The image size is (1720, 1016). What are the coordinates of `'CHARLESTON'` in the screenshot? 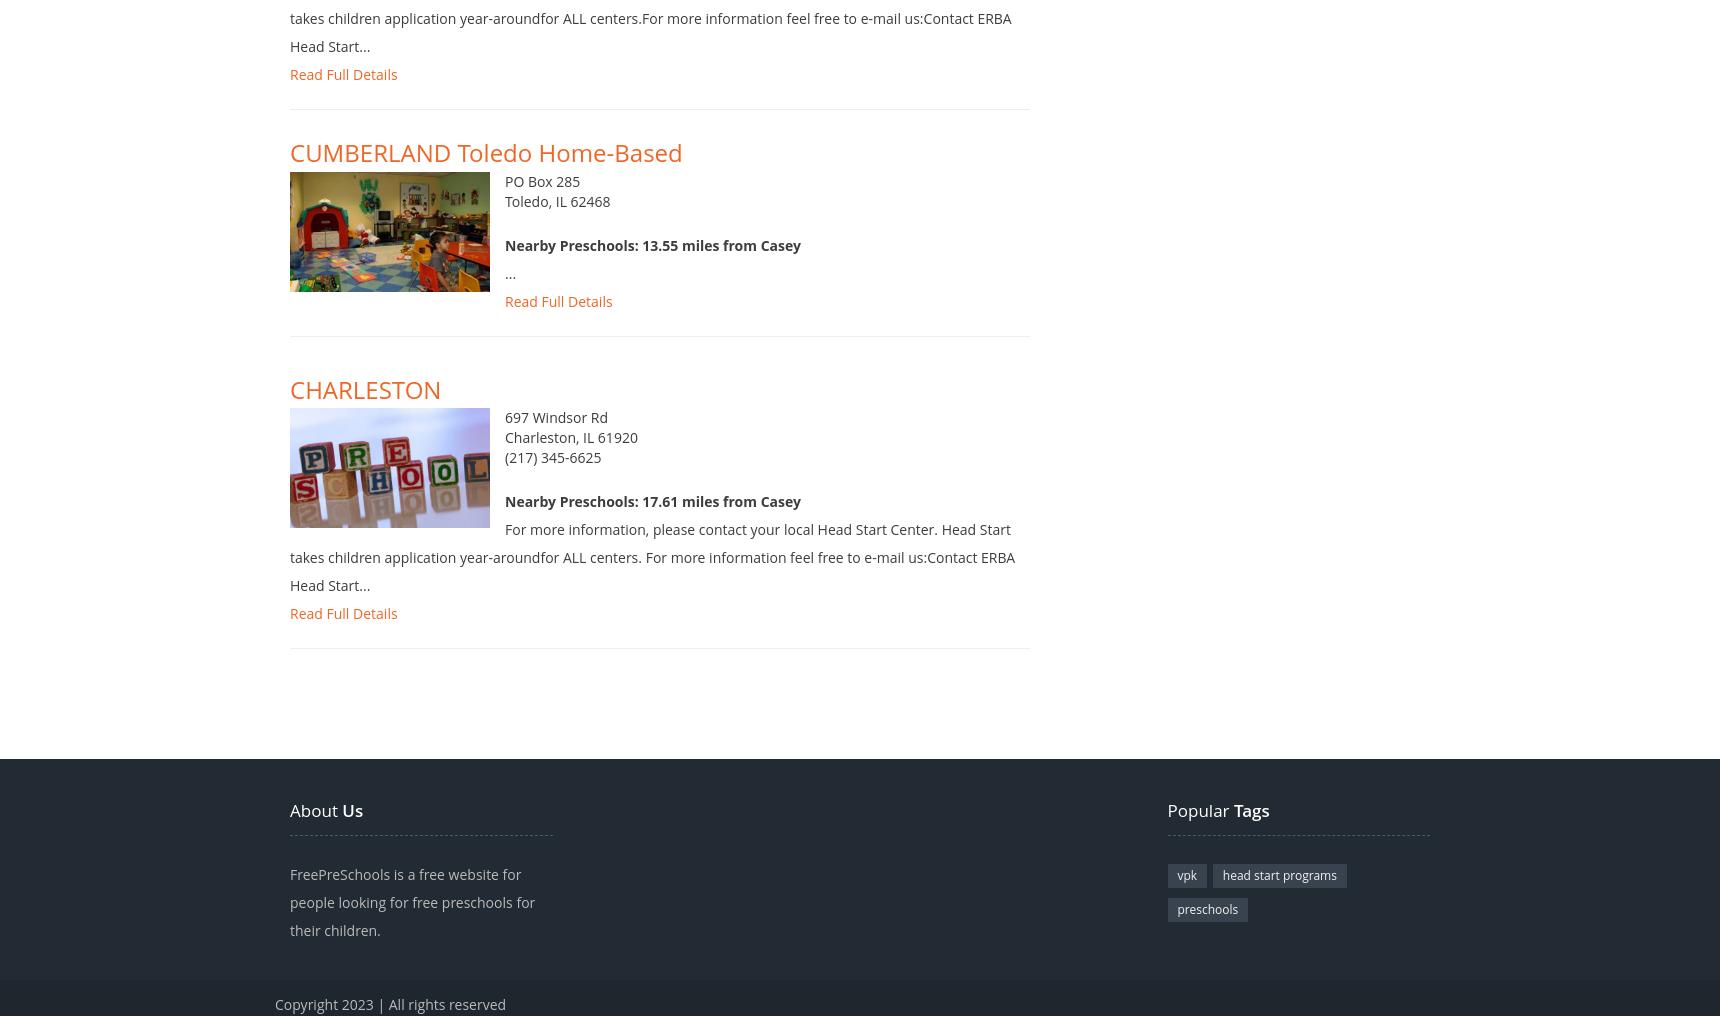 It's located at (288, 409).